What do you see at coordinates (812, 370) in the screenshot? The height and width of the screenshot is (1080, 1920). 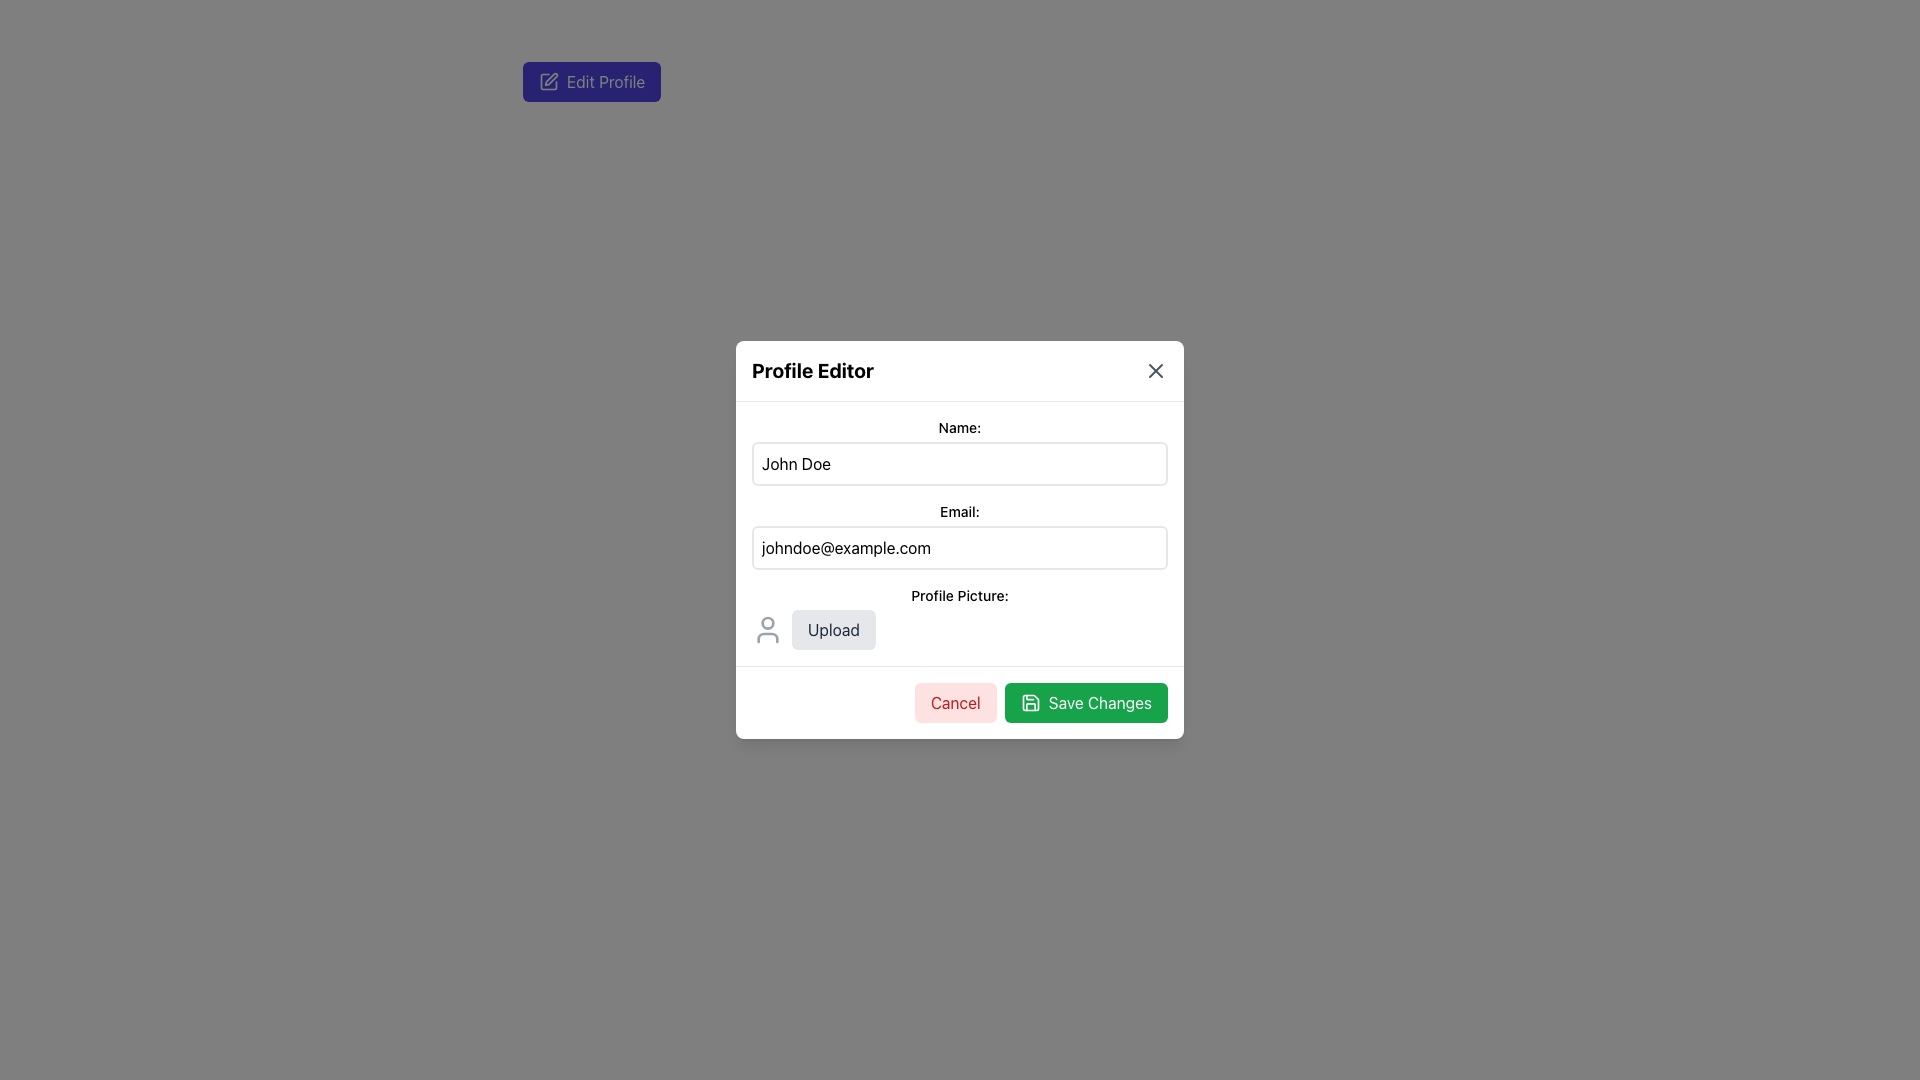 I see `text of the 'Profile Editor' label, which is a bold, large-sized font at the top of the modal dialog box` at bounding box center [812, 370].